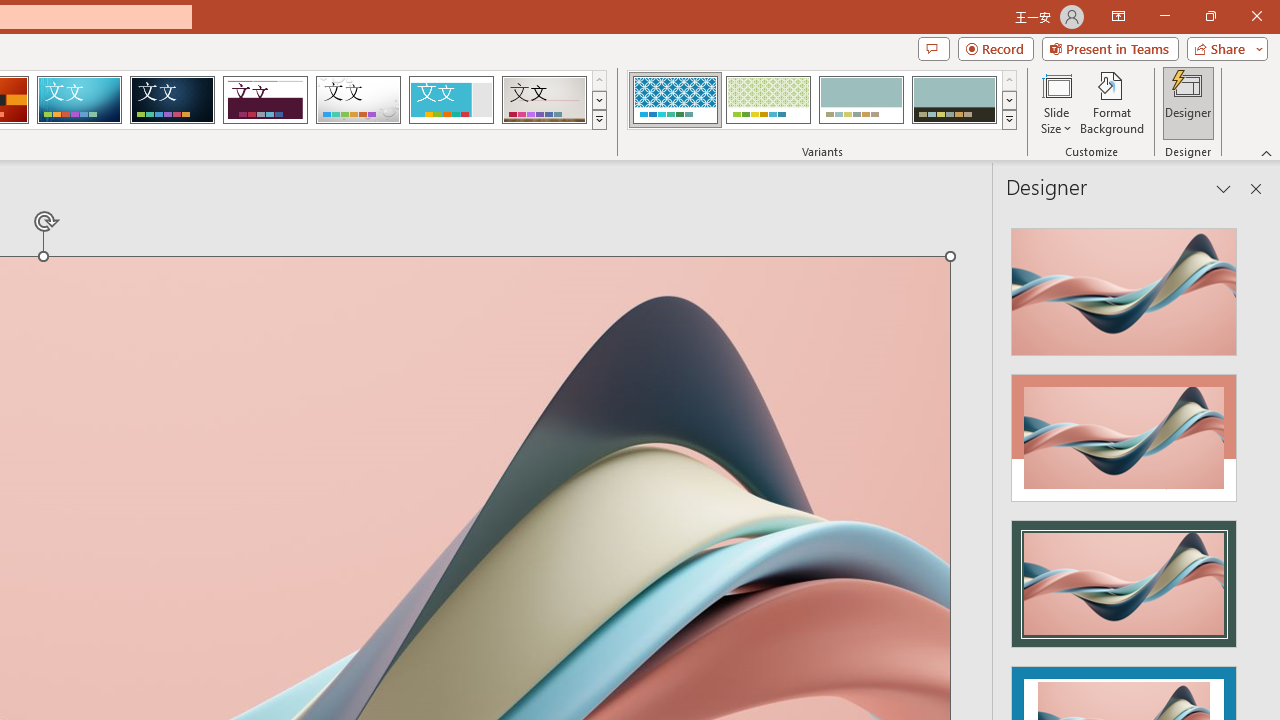 This screenshot has height=720, width=1280. Describe the element at coordinates (358, 100) in the screenshot. I see `'Droplet'` at that location.